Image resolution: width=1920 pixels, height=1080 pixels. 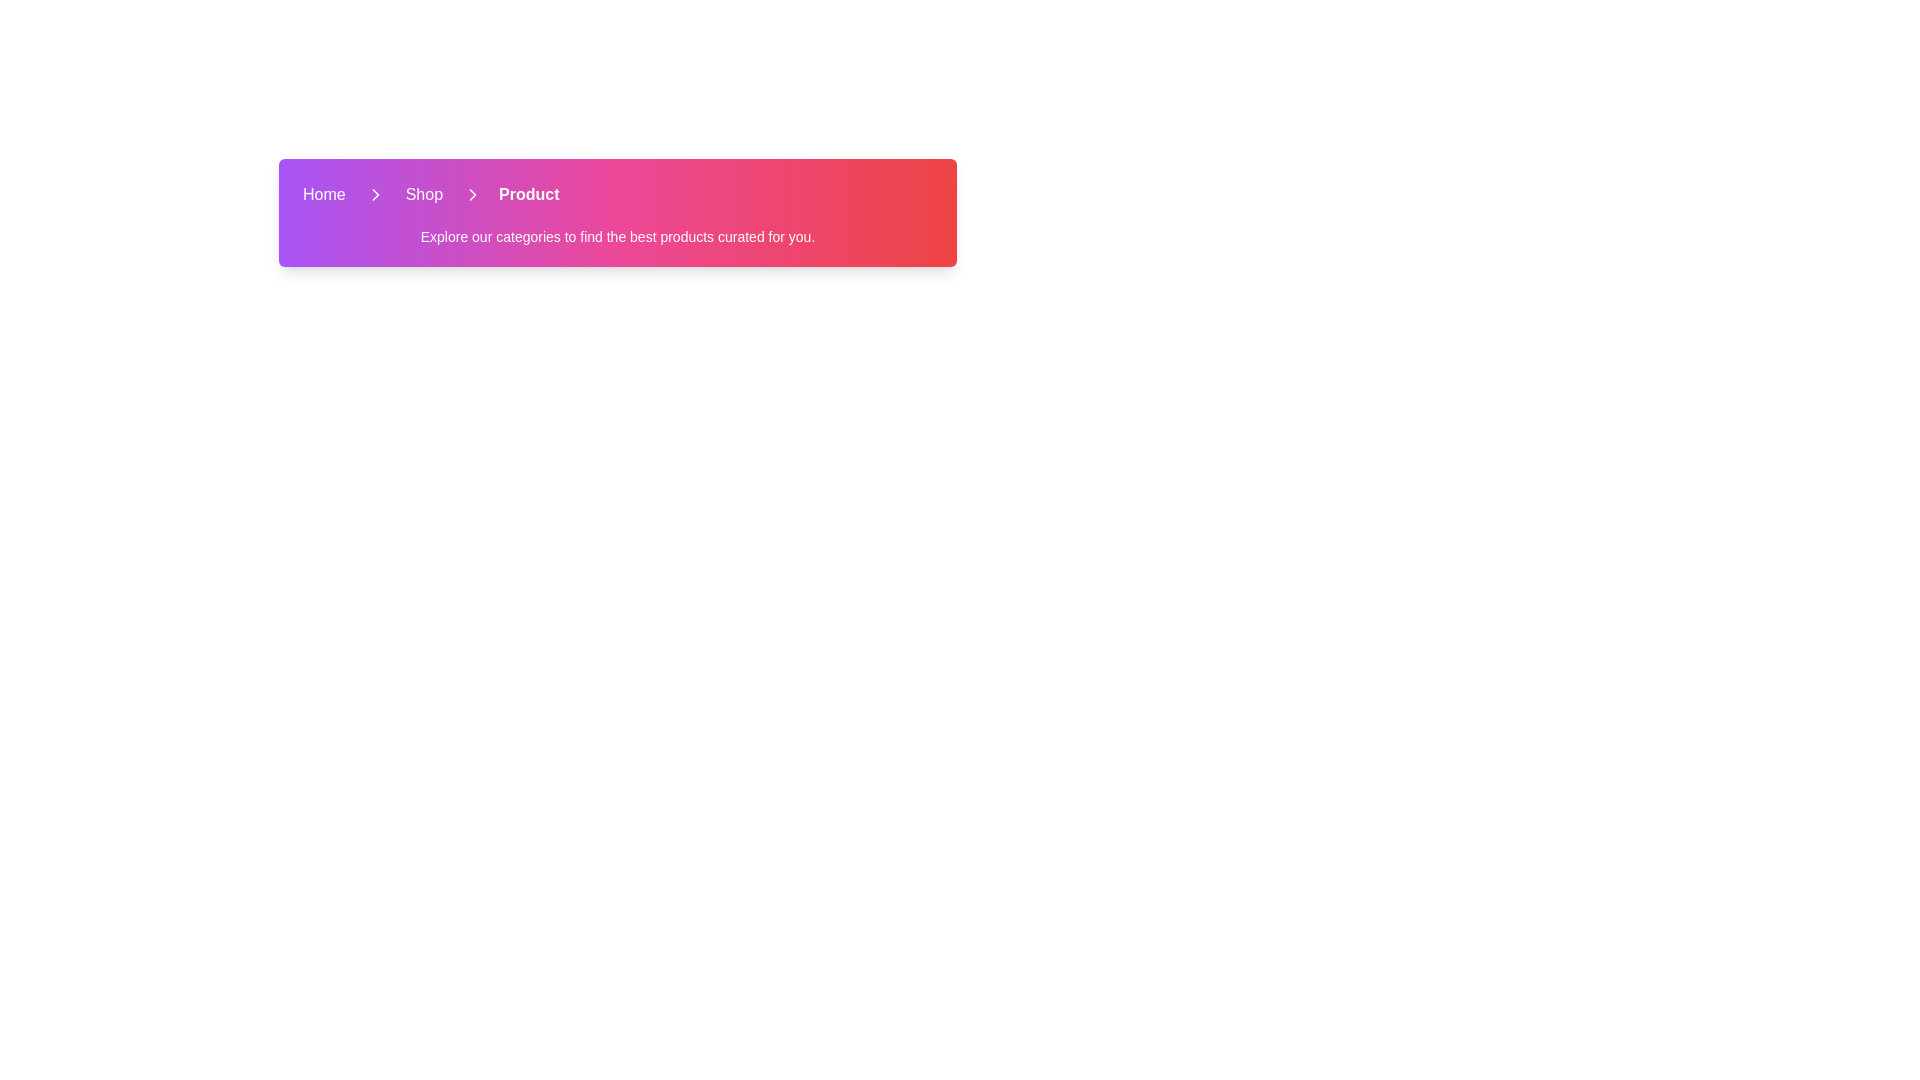 What do you see at coordinates (423, 195) in the screenshot?
I see `the 'Shop' hyperlink in the breadcrumb navigation bar` at bounding box center [423, 195].